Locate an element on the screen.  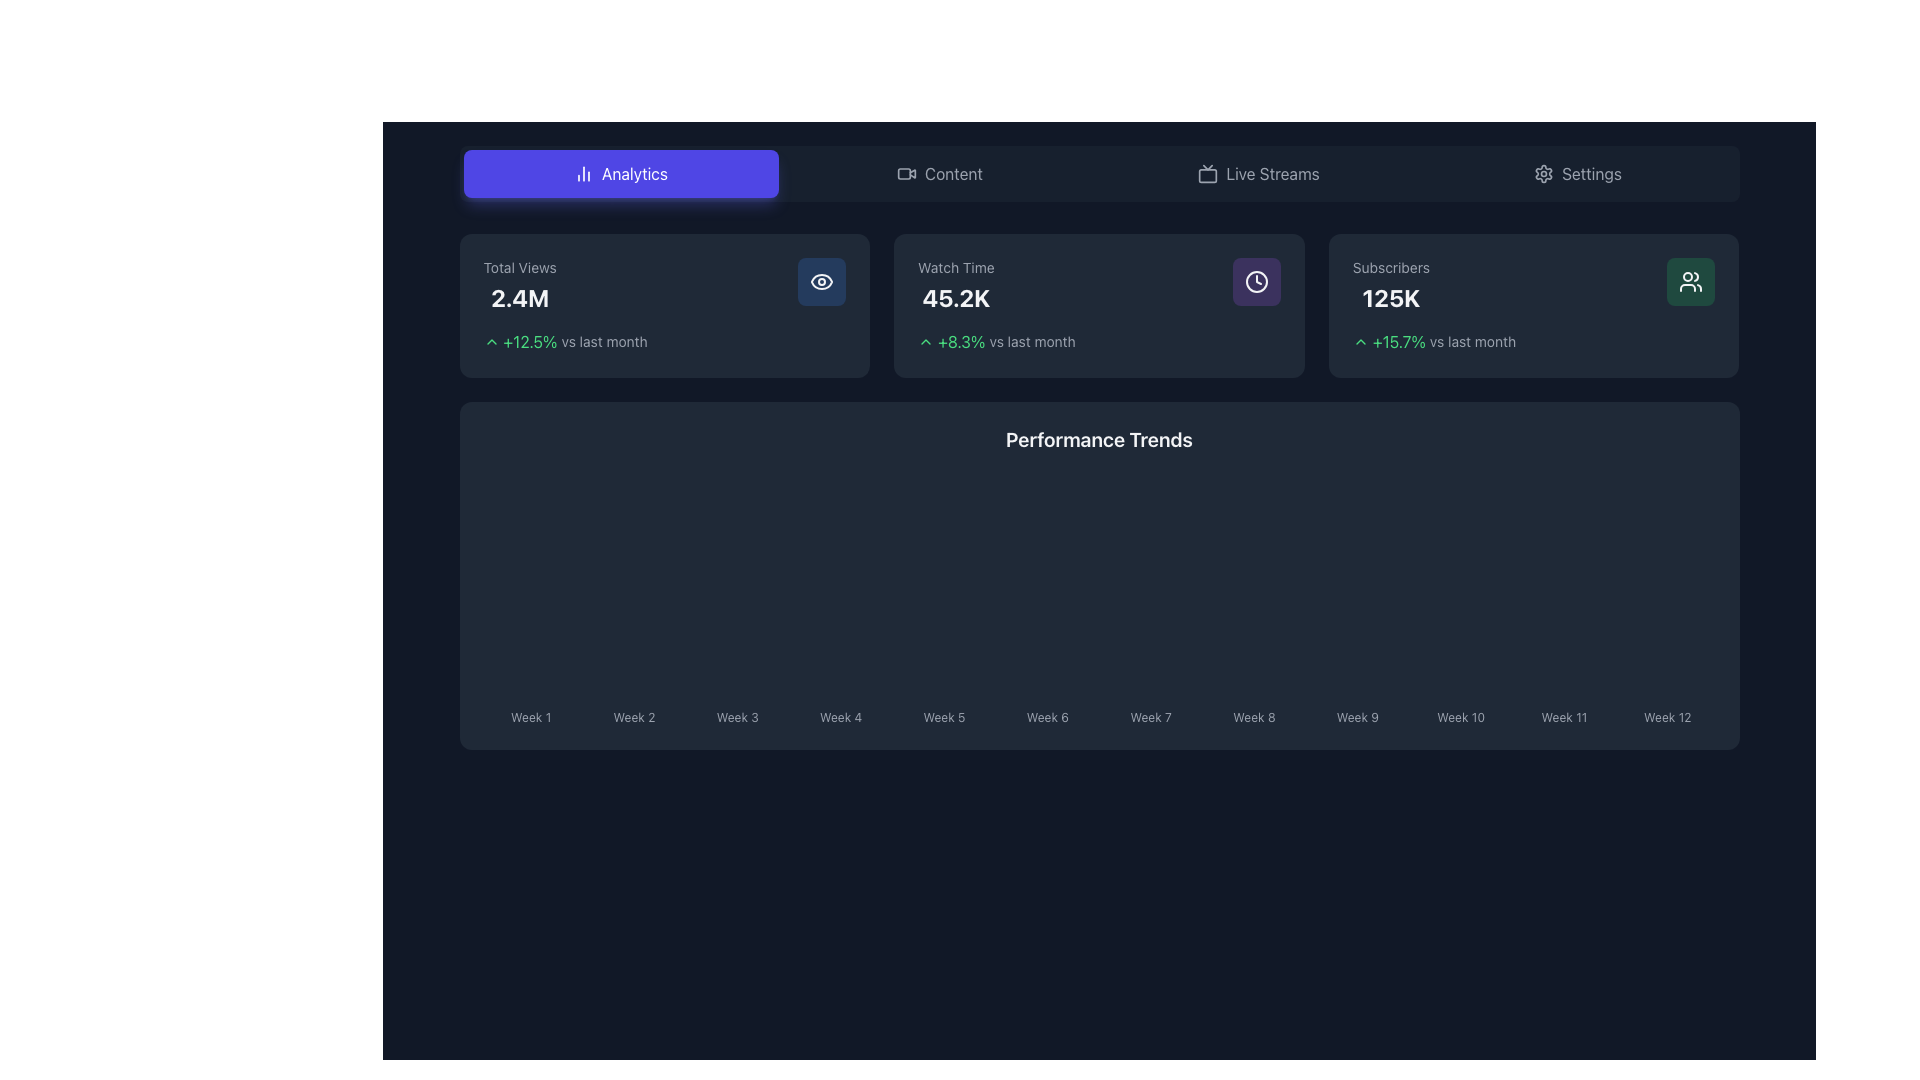
the icon button in the Subscribers panel located at the upper-right corner next to the '125K' label is located at coordinates (1690, 281).